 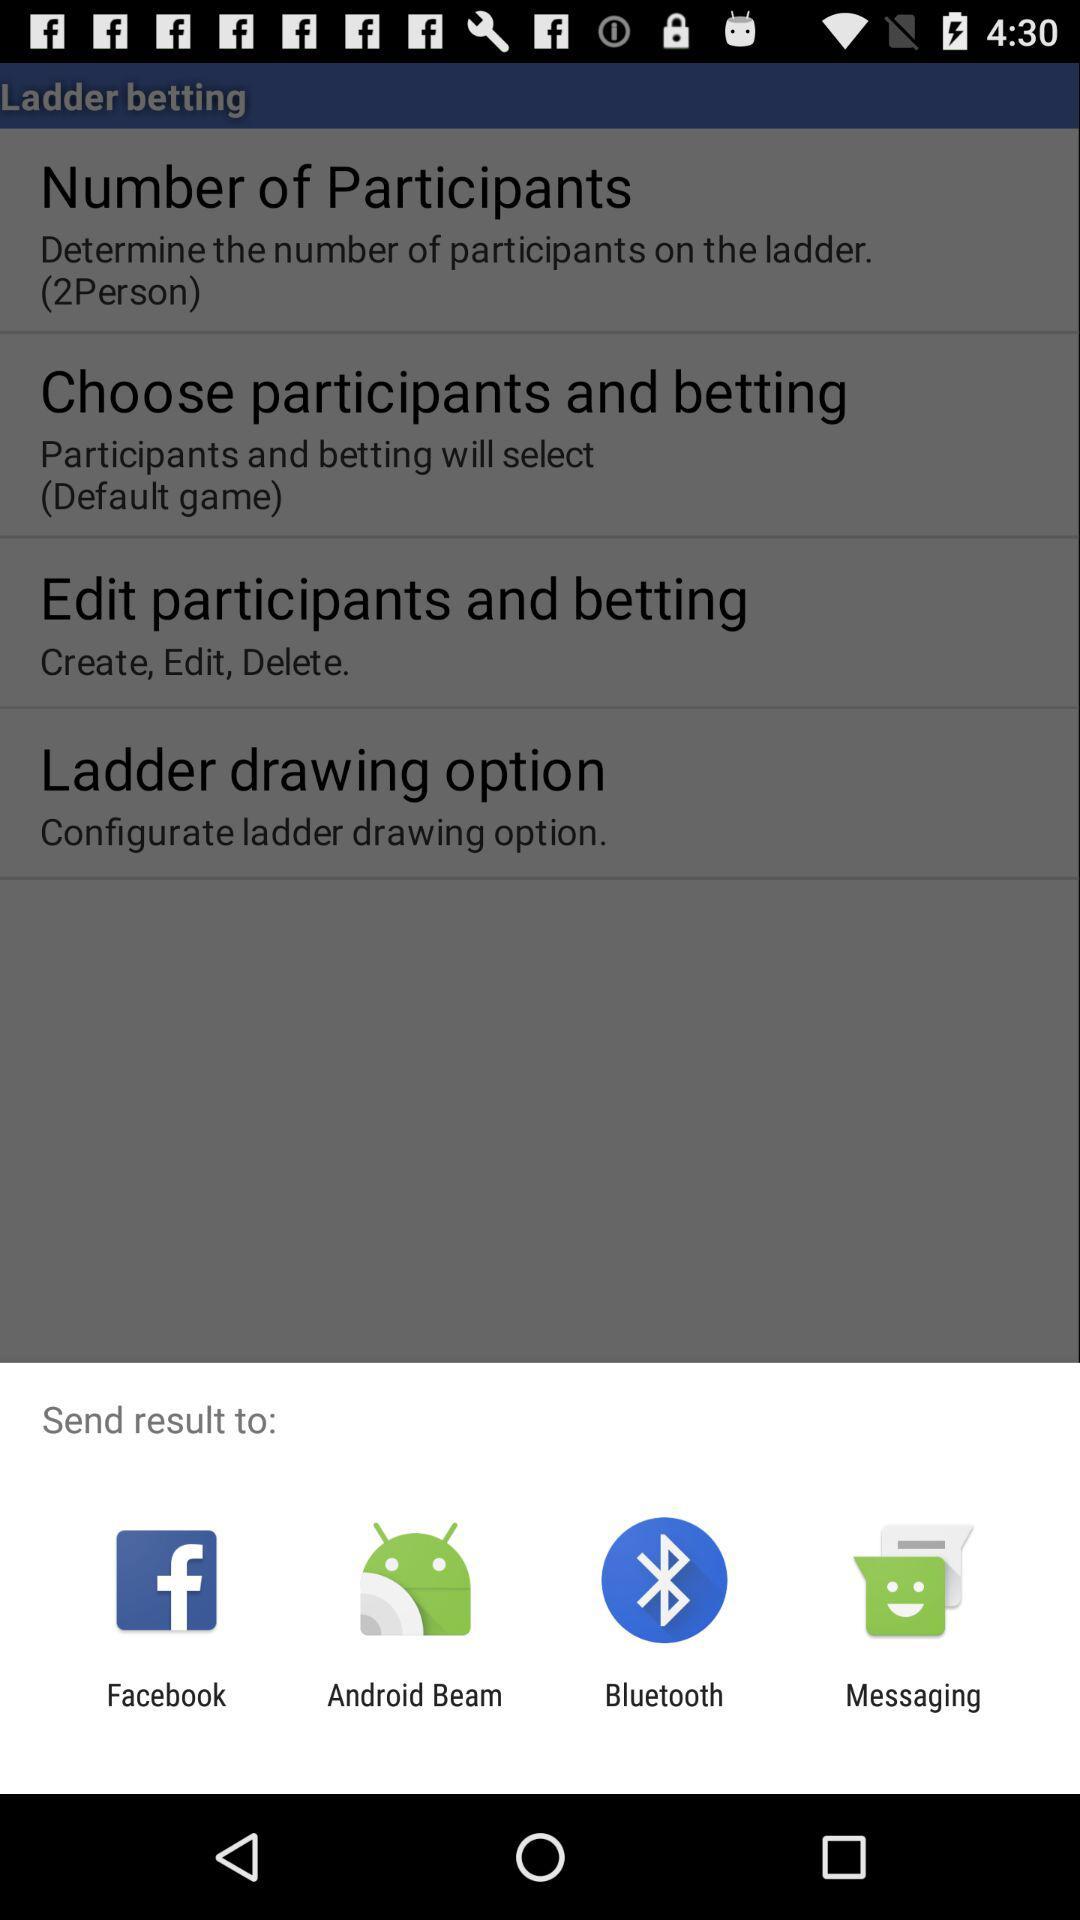 I want to click on the icon next to messaging icon, so click(x=664, y=1711).